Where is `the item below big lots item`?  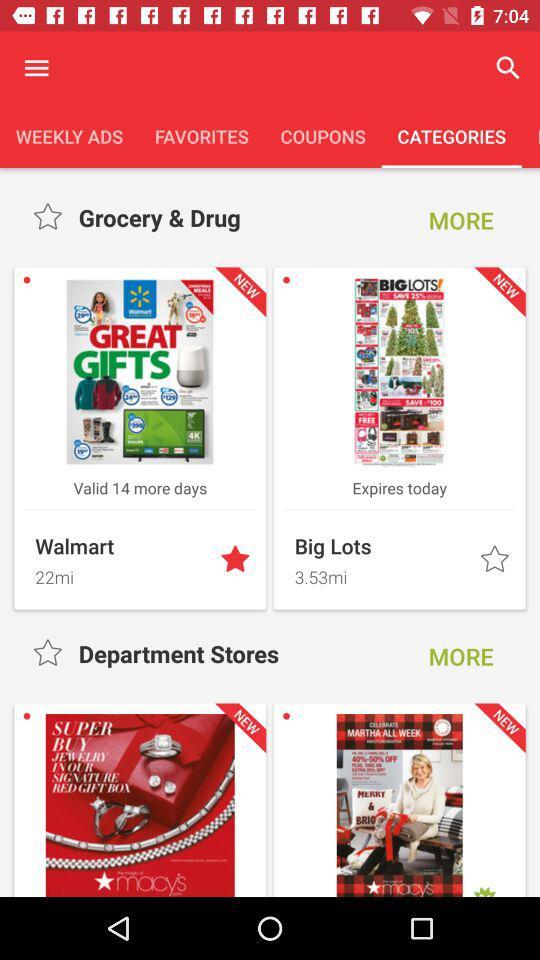 the item below big lots item is located at coordinates (381, 574).